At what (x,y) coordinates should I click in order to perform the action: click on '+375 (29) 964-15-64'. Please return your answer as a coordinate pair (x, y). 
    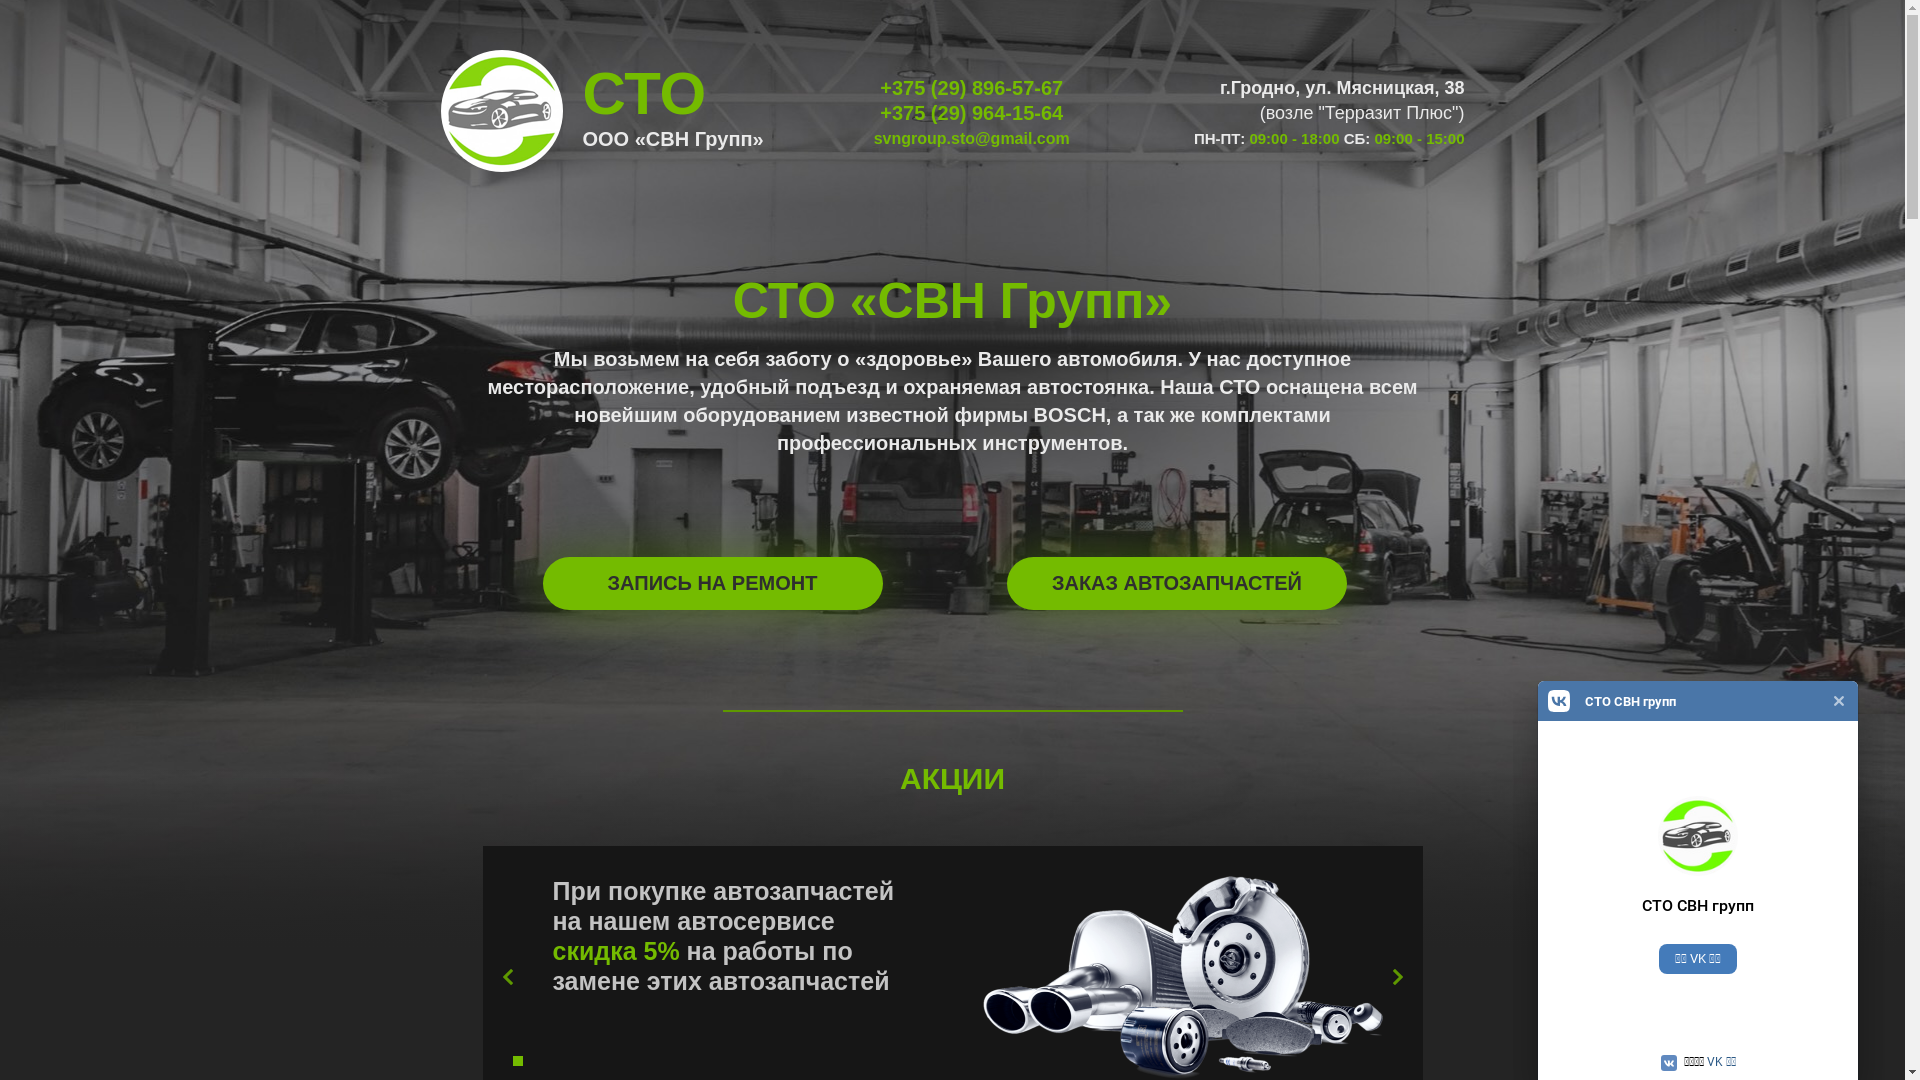
    Looking at the image, I should click on (879, 112).